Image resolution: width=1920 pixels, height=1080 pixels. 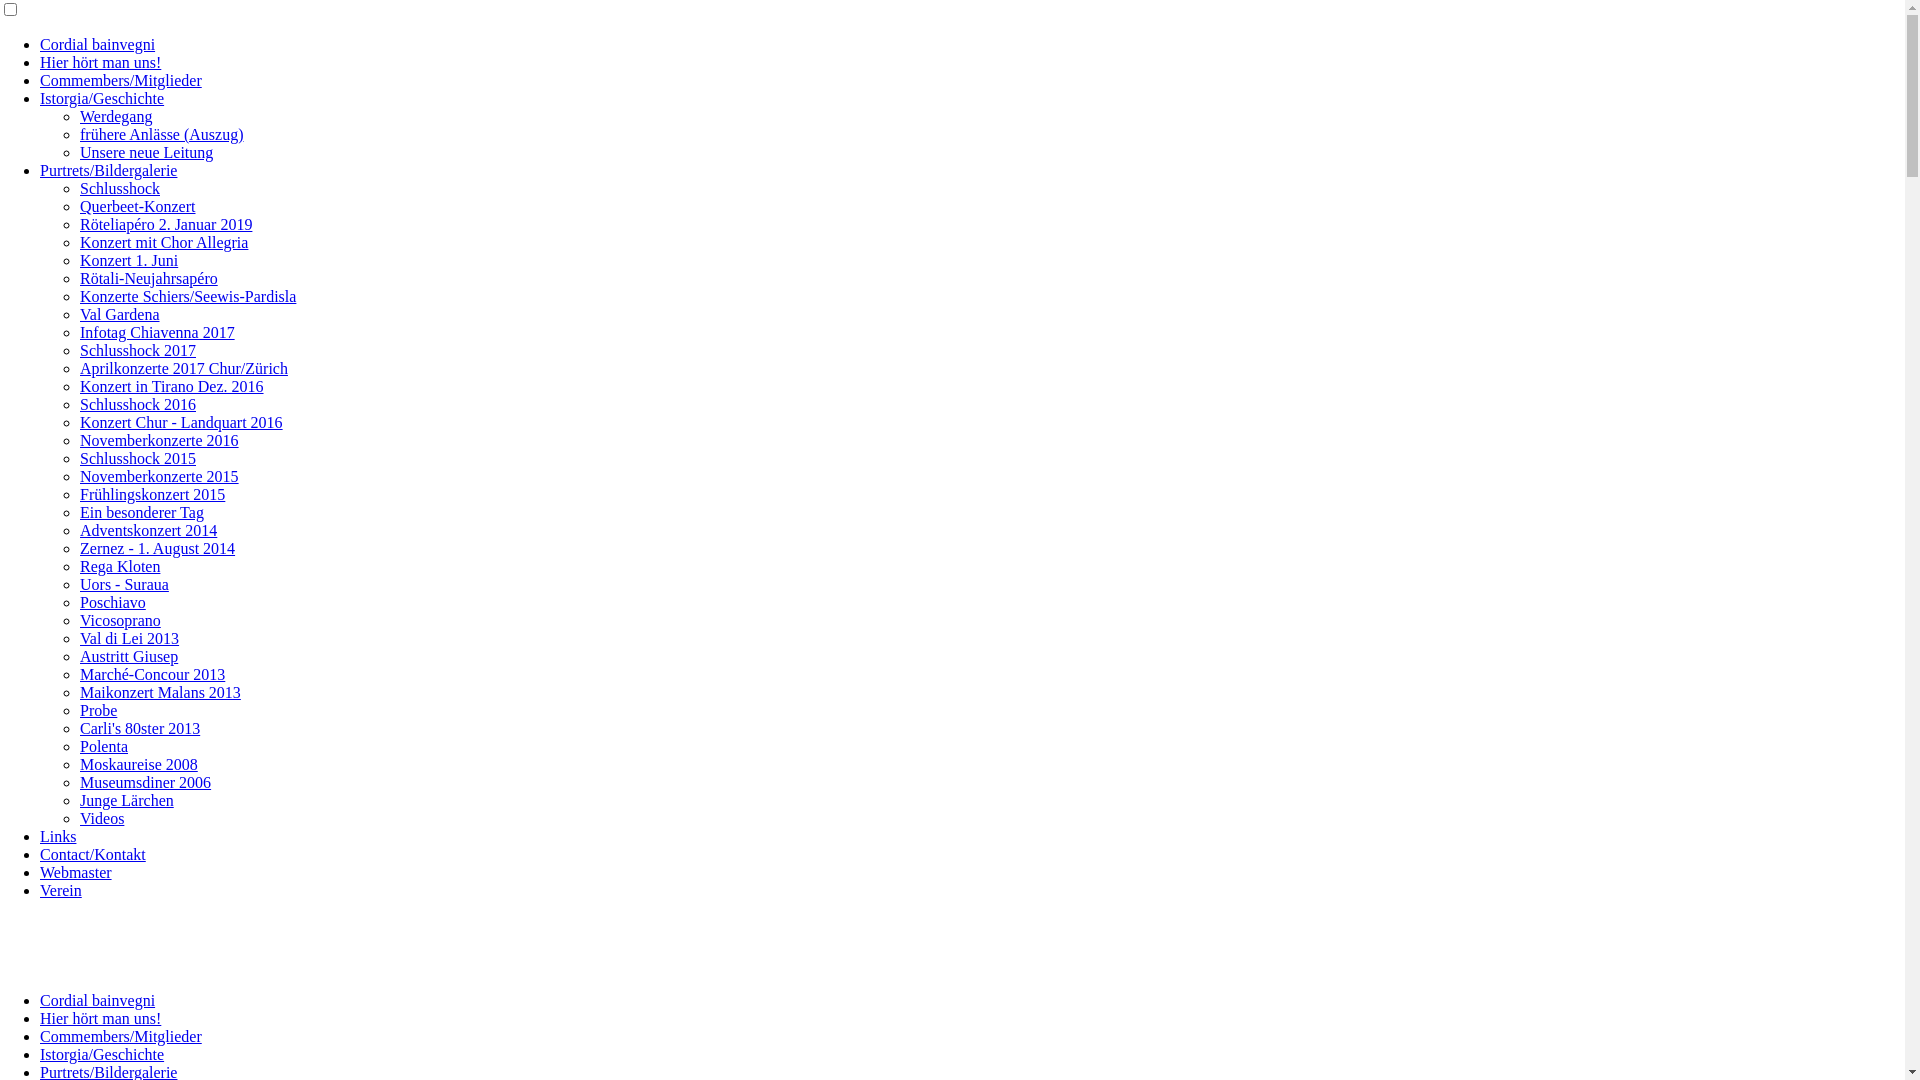 What do you see at coordinates (100, 818) in the screenshot?
I see `'Videos'` at bounding box center [100, 818].